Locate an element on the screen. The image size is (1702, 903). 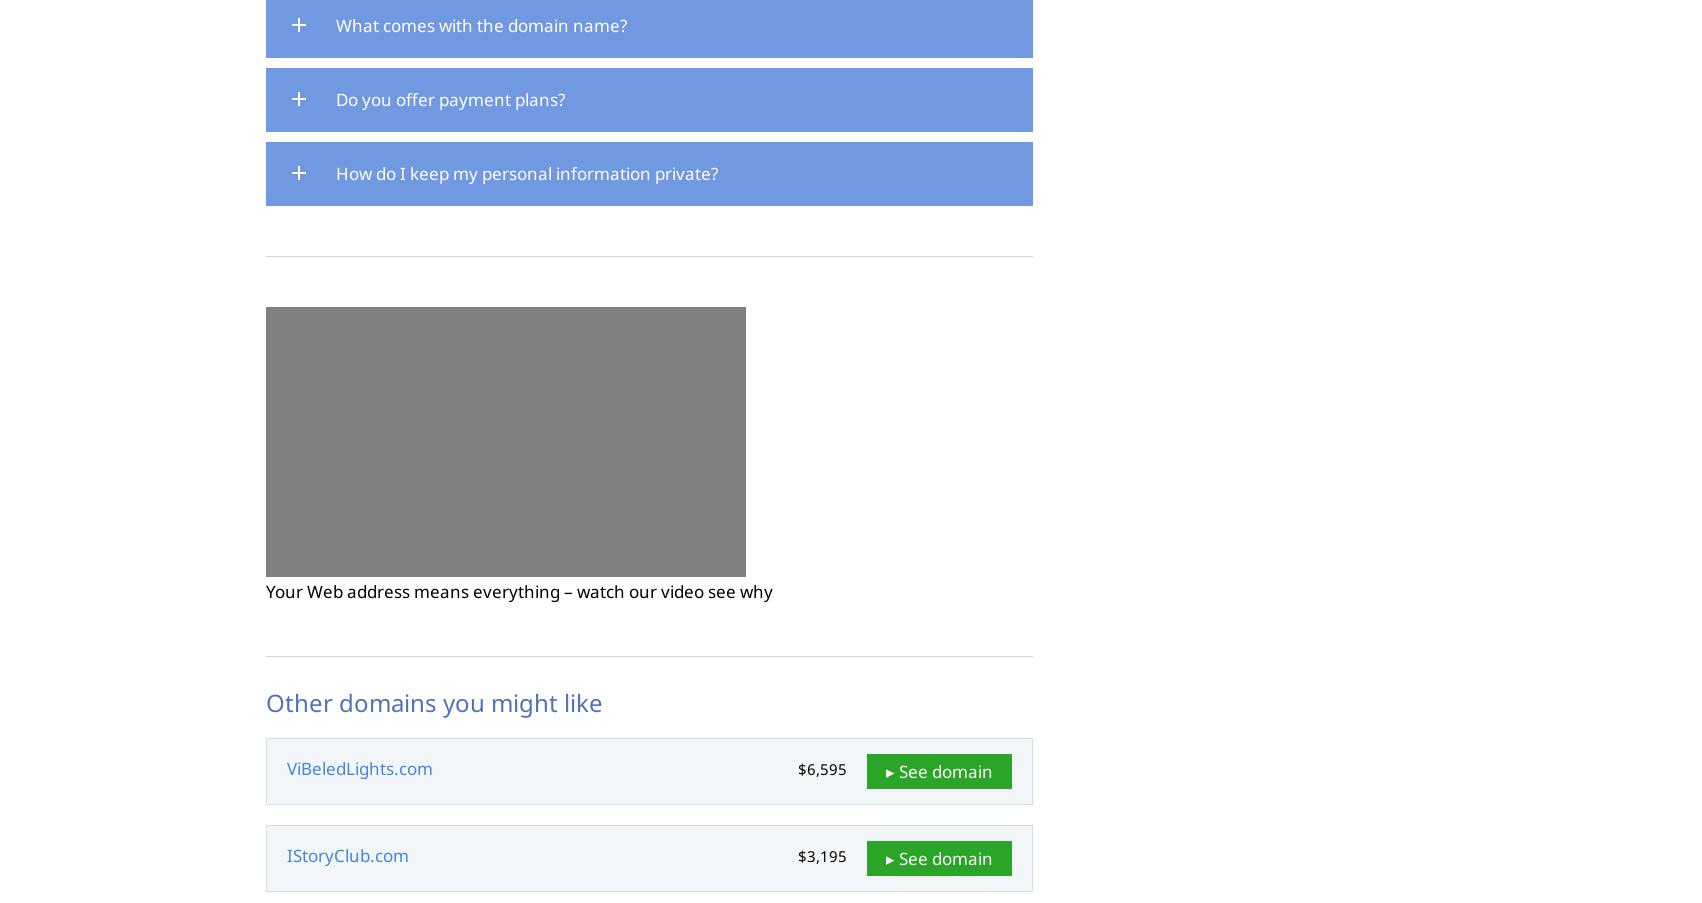
'$3,195' is located at coordinates (821, 856).